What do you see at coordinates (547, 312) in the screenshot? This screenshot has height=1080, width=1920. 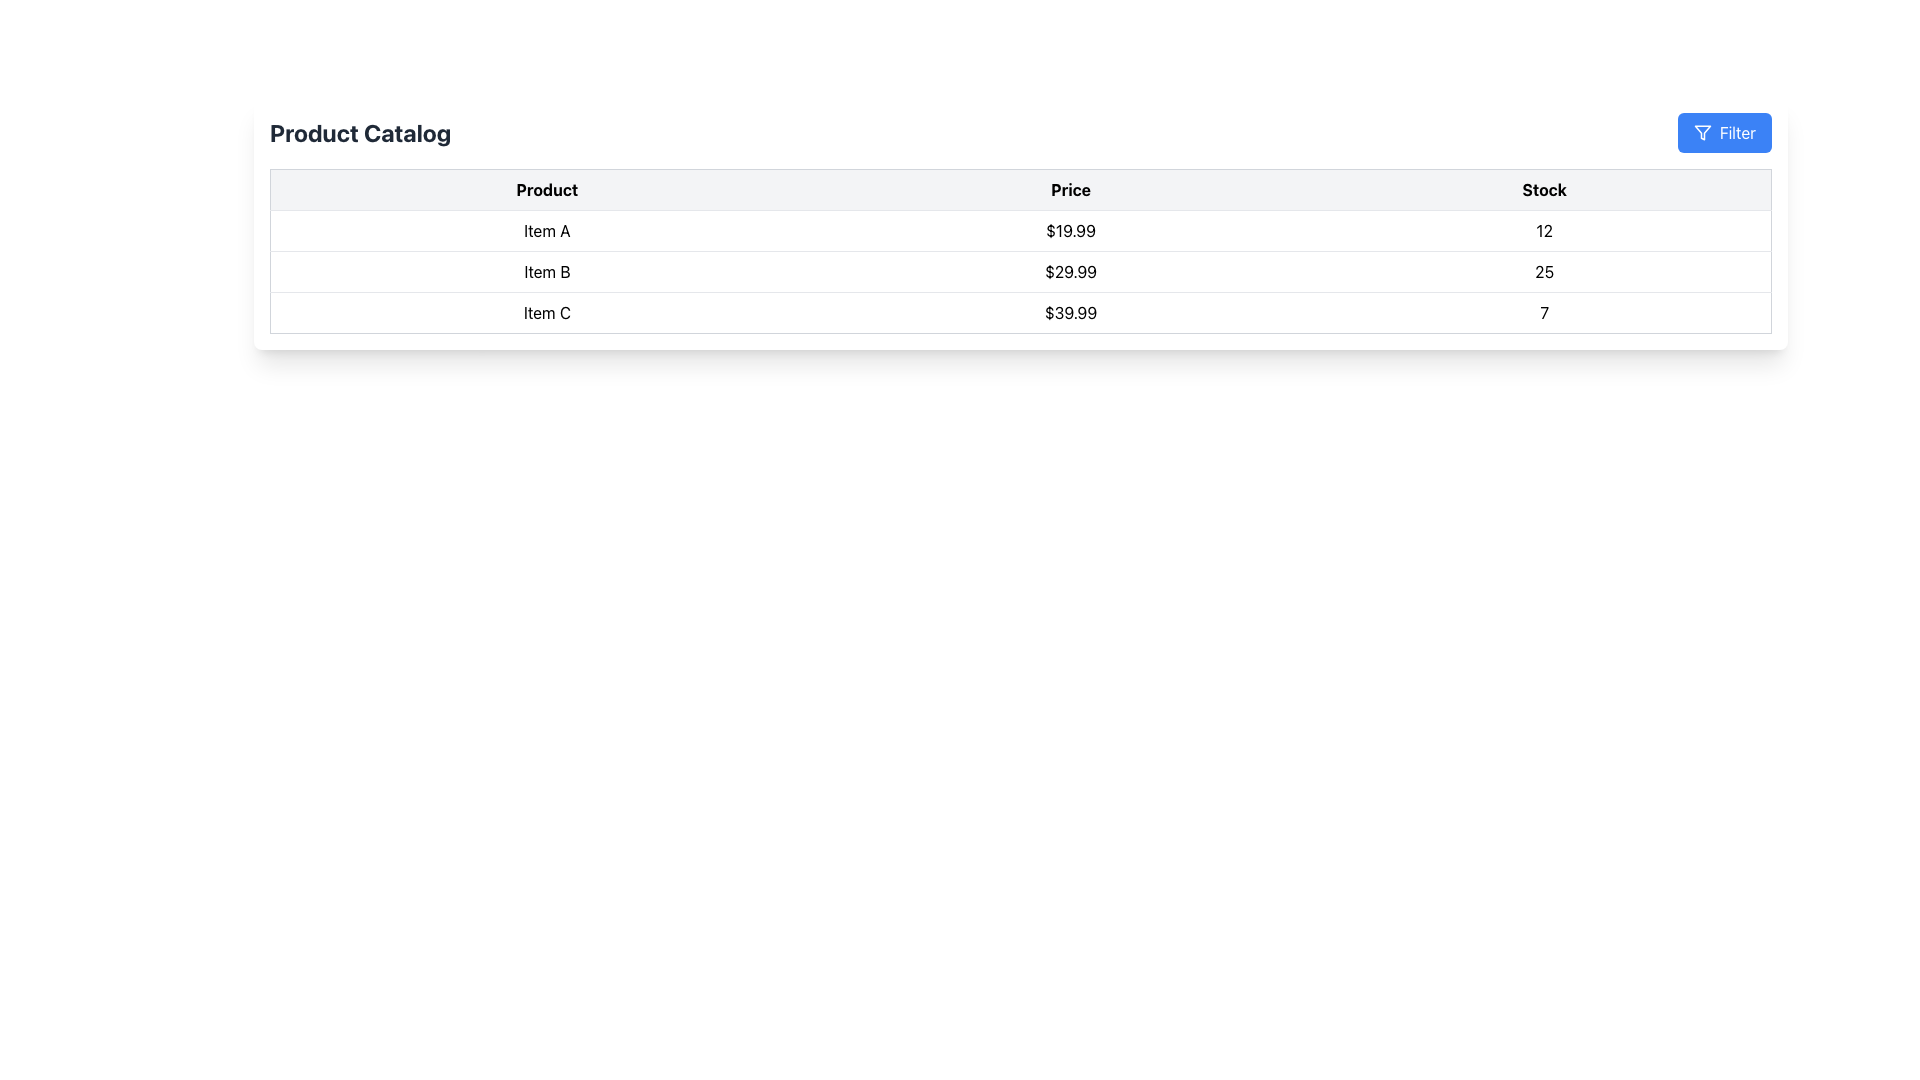 I see `the text label displaying 'Item C', which is located in the third row and first column of the table under 'Product'` at bounding box center [547, 312].